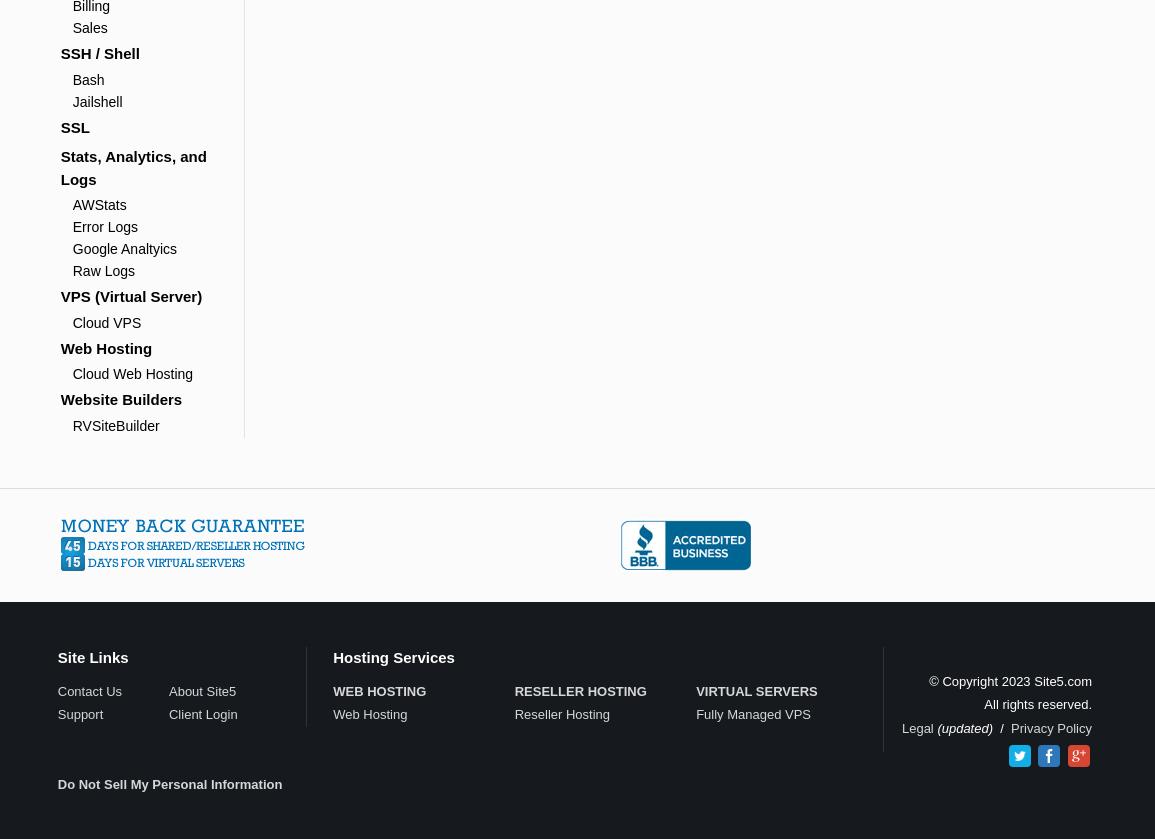  I want to click on 'Stats, Analytics, and Logs', so click(133, 167).